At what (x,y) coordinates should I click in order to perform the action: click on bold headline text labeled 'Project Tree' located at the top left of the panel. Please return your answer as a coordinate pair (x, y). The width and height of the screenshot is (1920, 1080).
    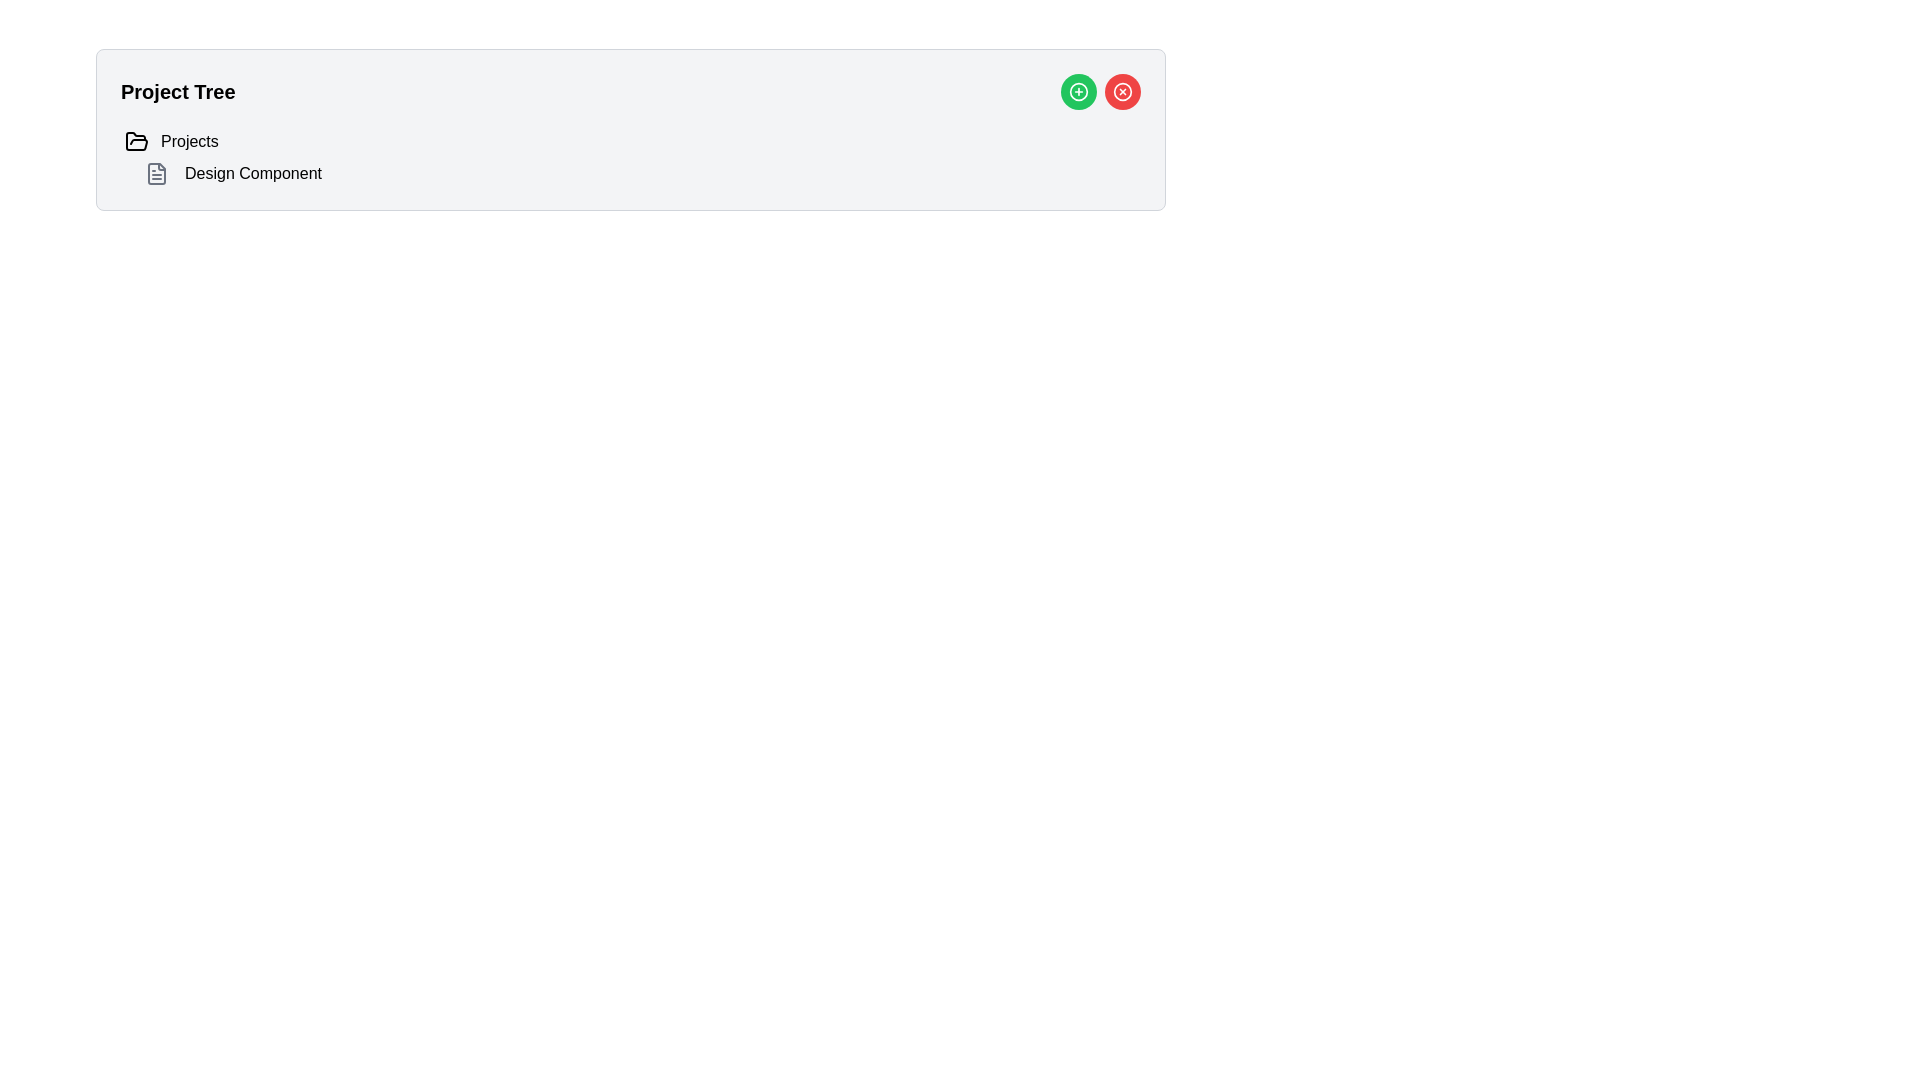
    Looking at the image, I should click on (178, 92).